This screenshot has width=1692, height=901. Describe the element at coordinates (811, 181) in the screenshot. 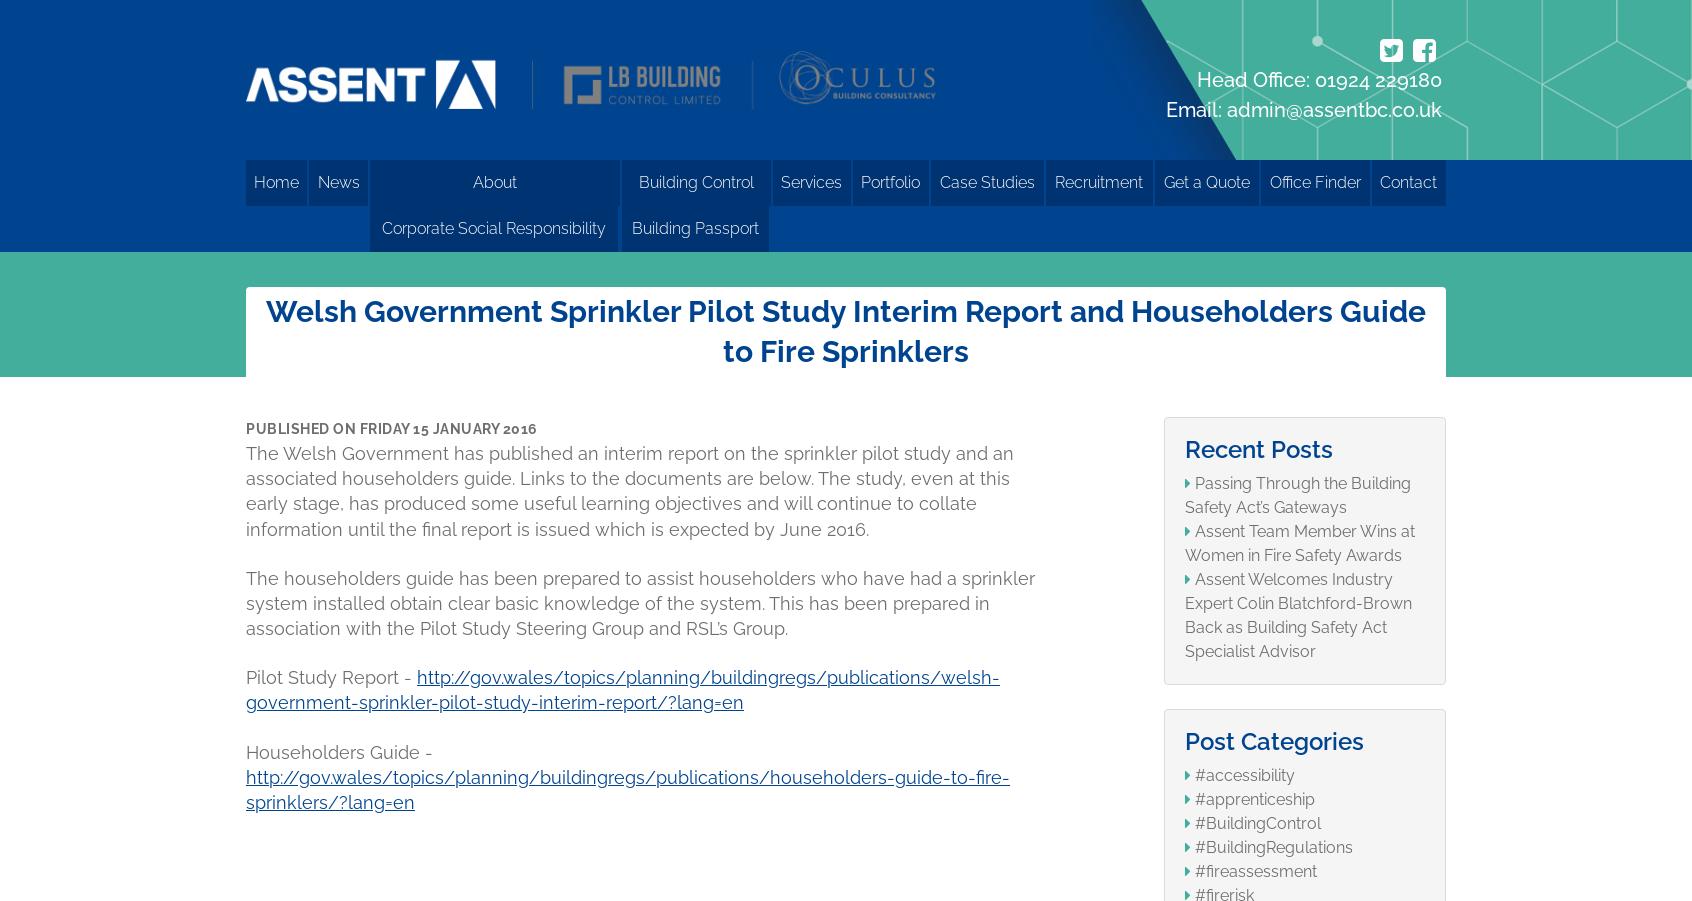

I see `'Services'` at that location.